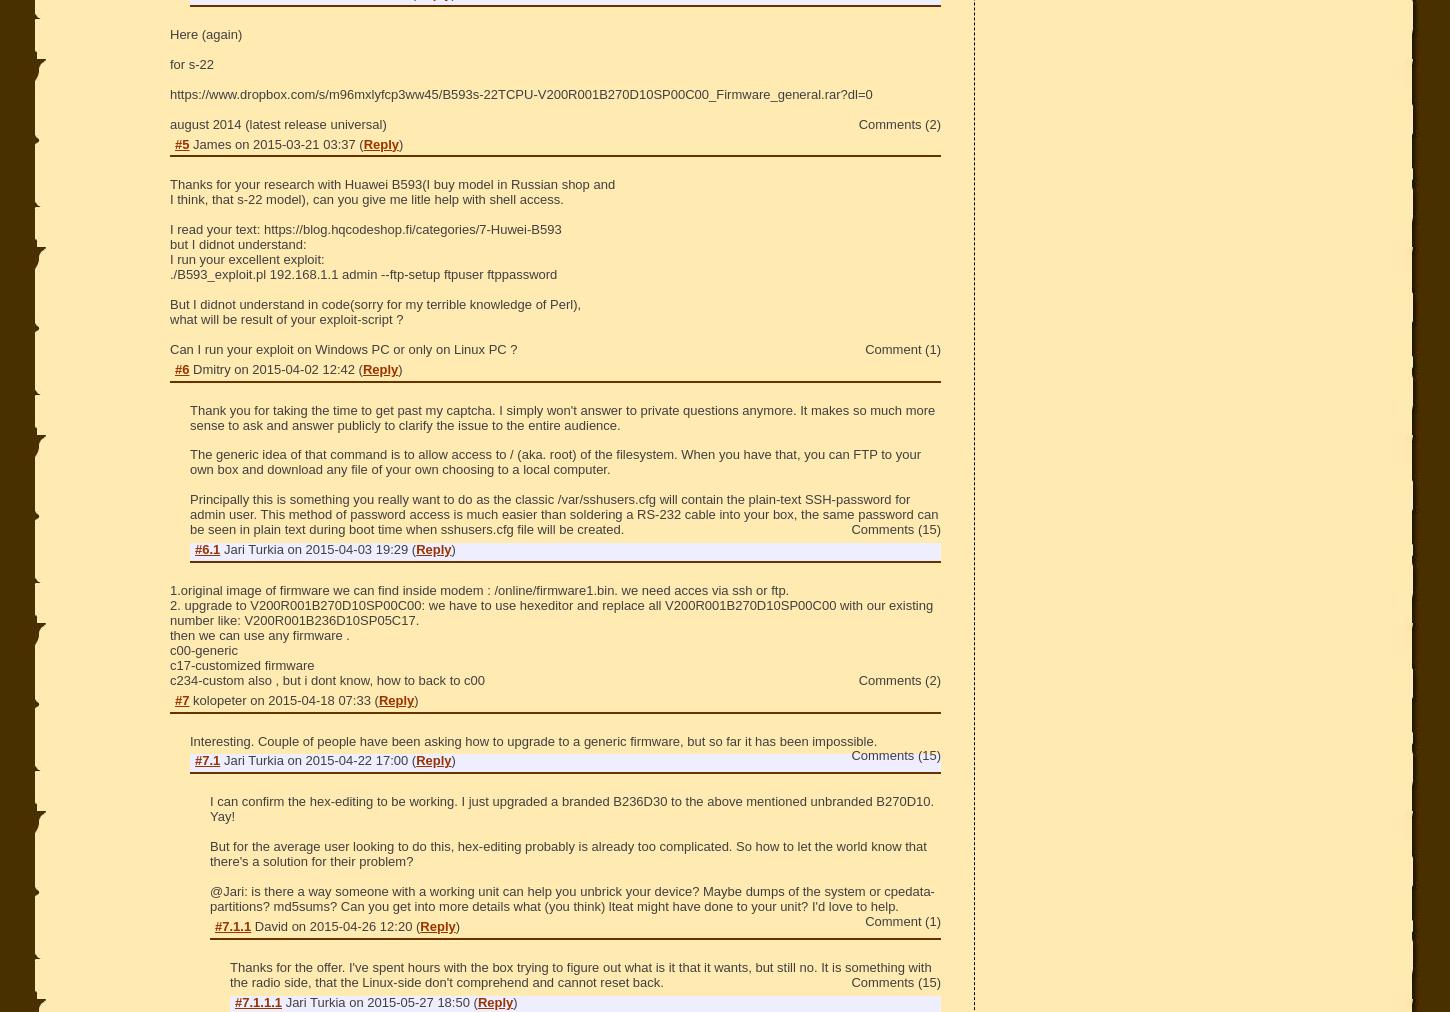 This screenshot has width=1450, height=1012. What do you see at coordinates (572, 807) in the screenshot?
I see `'I can confirm the hex-editing to be working. I just upgraded a branded B236D30 to the above mentioned unbranded B270D10. Yay!'` at bounding box center [572, 807].